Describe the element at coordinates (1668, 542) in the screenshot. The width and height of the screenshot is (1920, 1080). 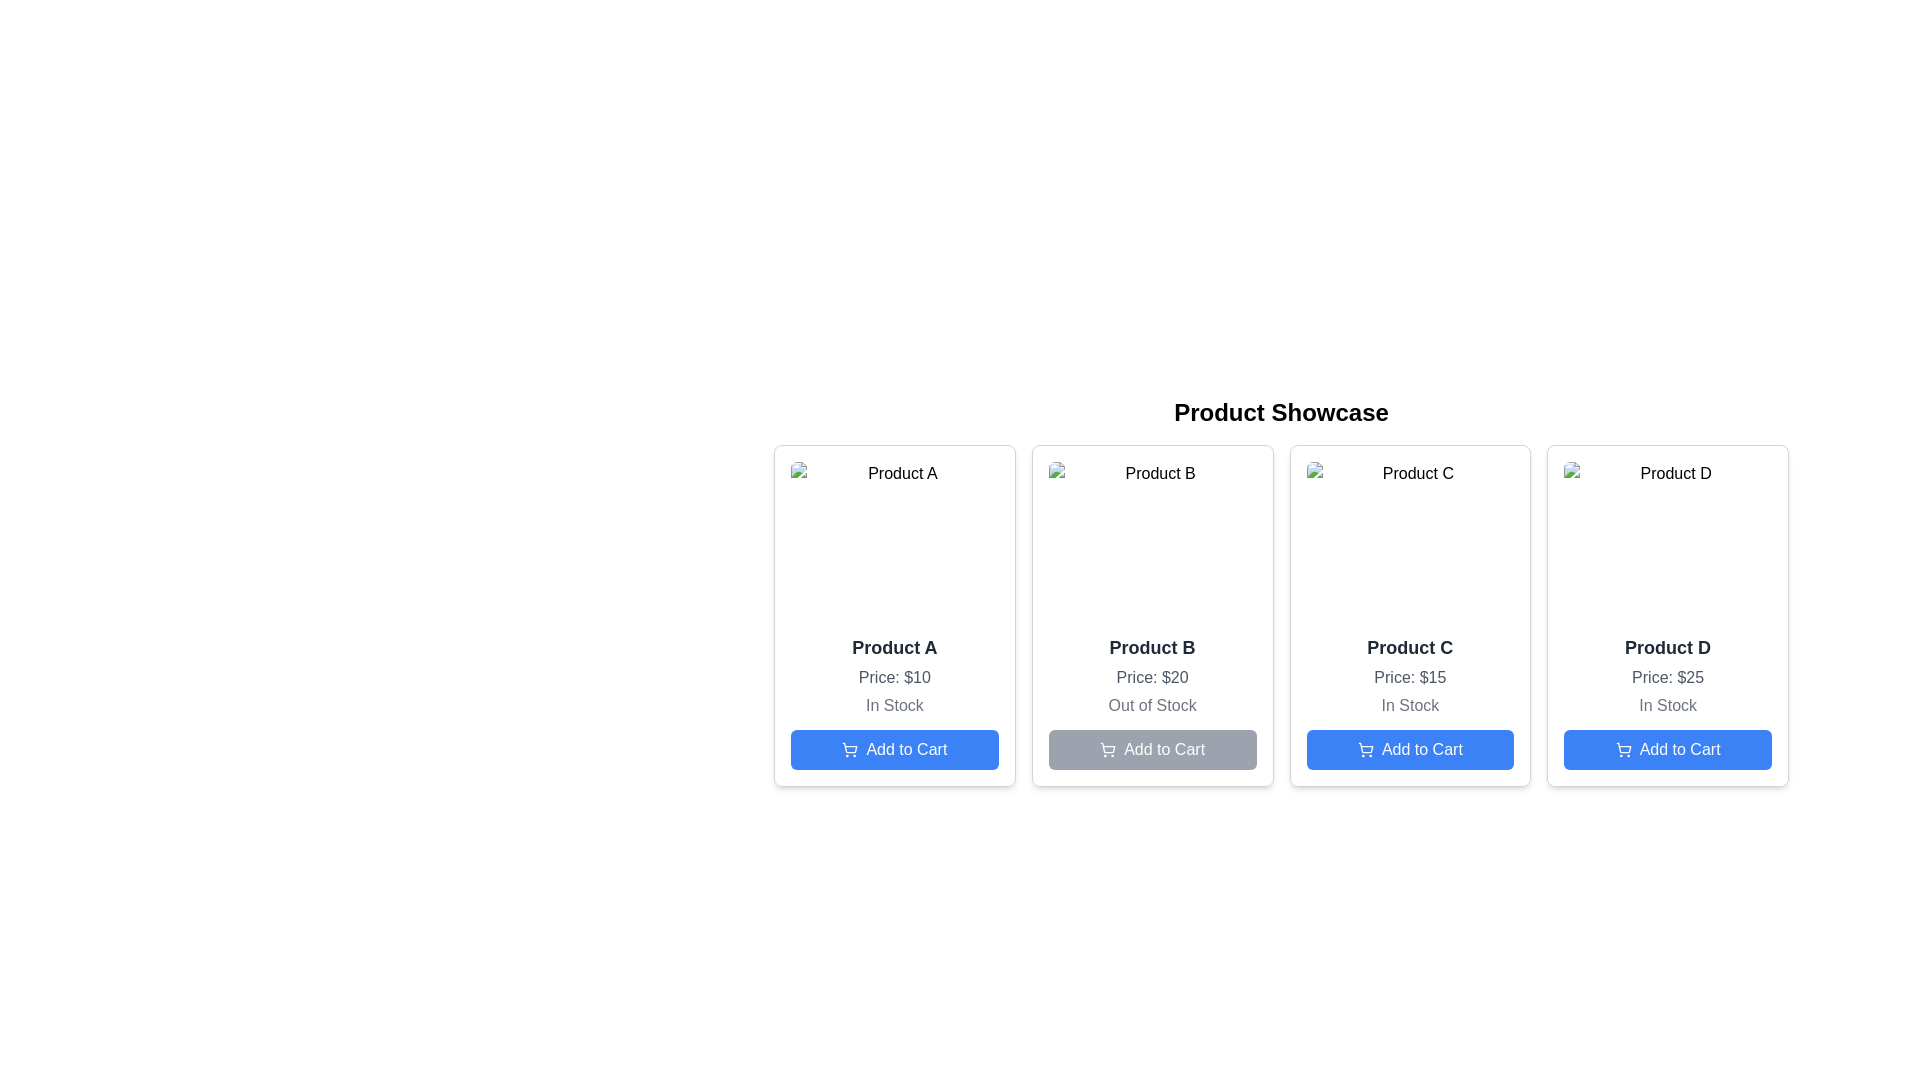
I see `the image representing 'Product D' located at the top of the product card` at that location.